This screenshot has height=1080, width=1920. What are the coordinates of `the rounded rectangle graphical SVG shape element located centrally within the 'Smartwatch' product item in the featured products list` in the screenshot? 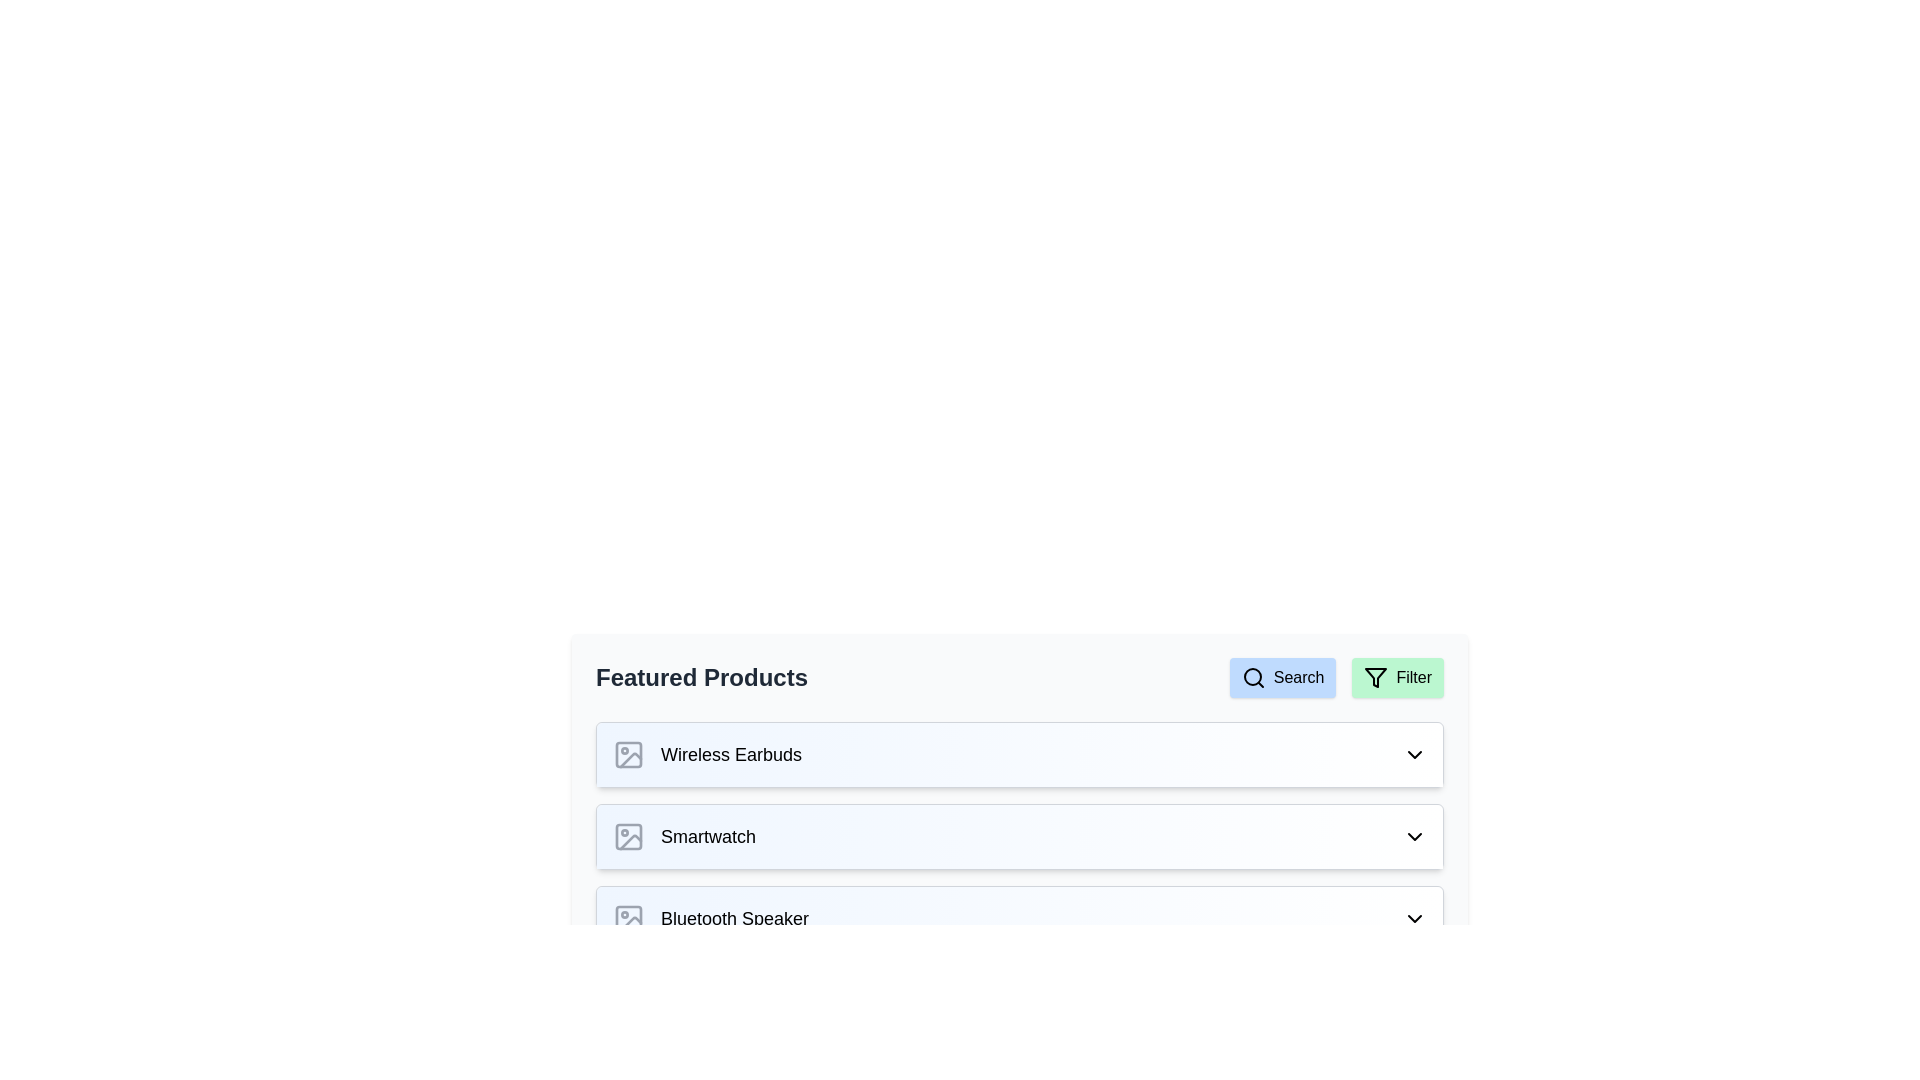 It's located at (627, 837).